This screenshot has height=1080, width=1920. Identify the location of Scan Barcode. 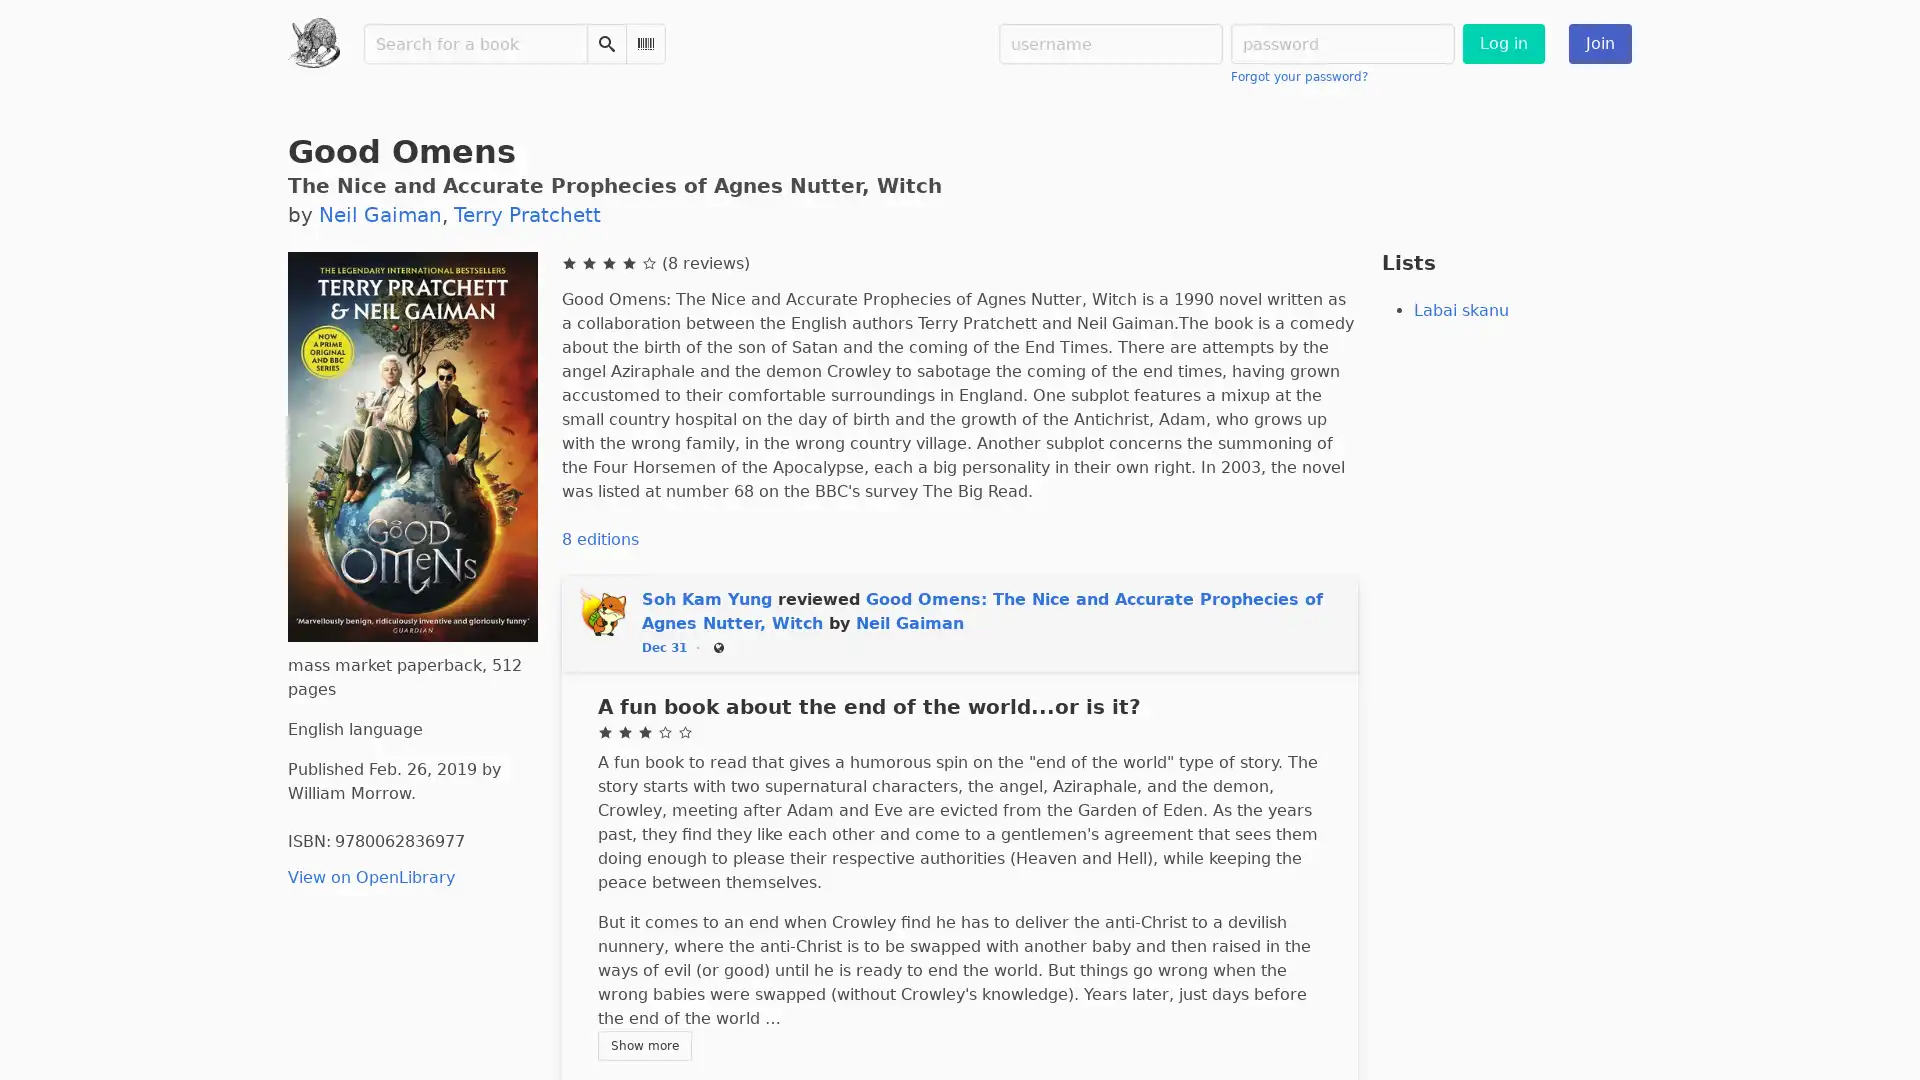
(644, 43).